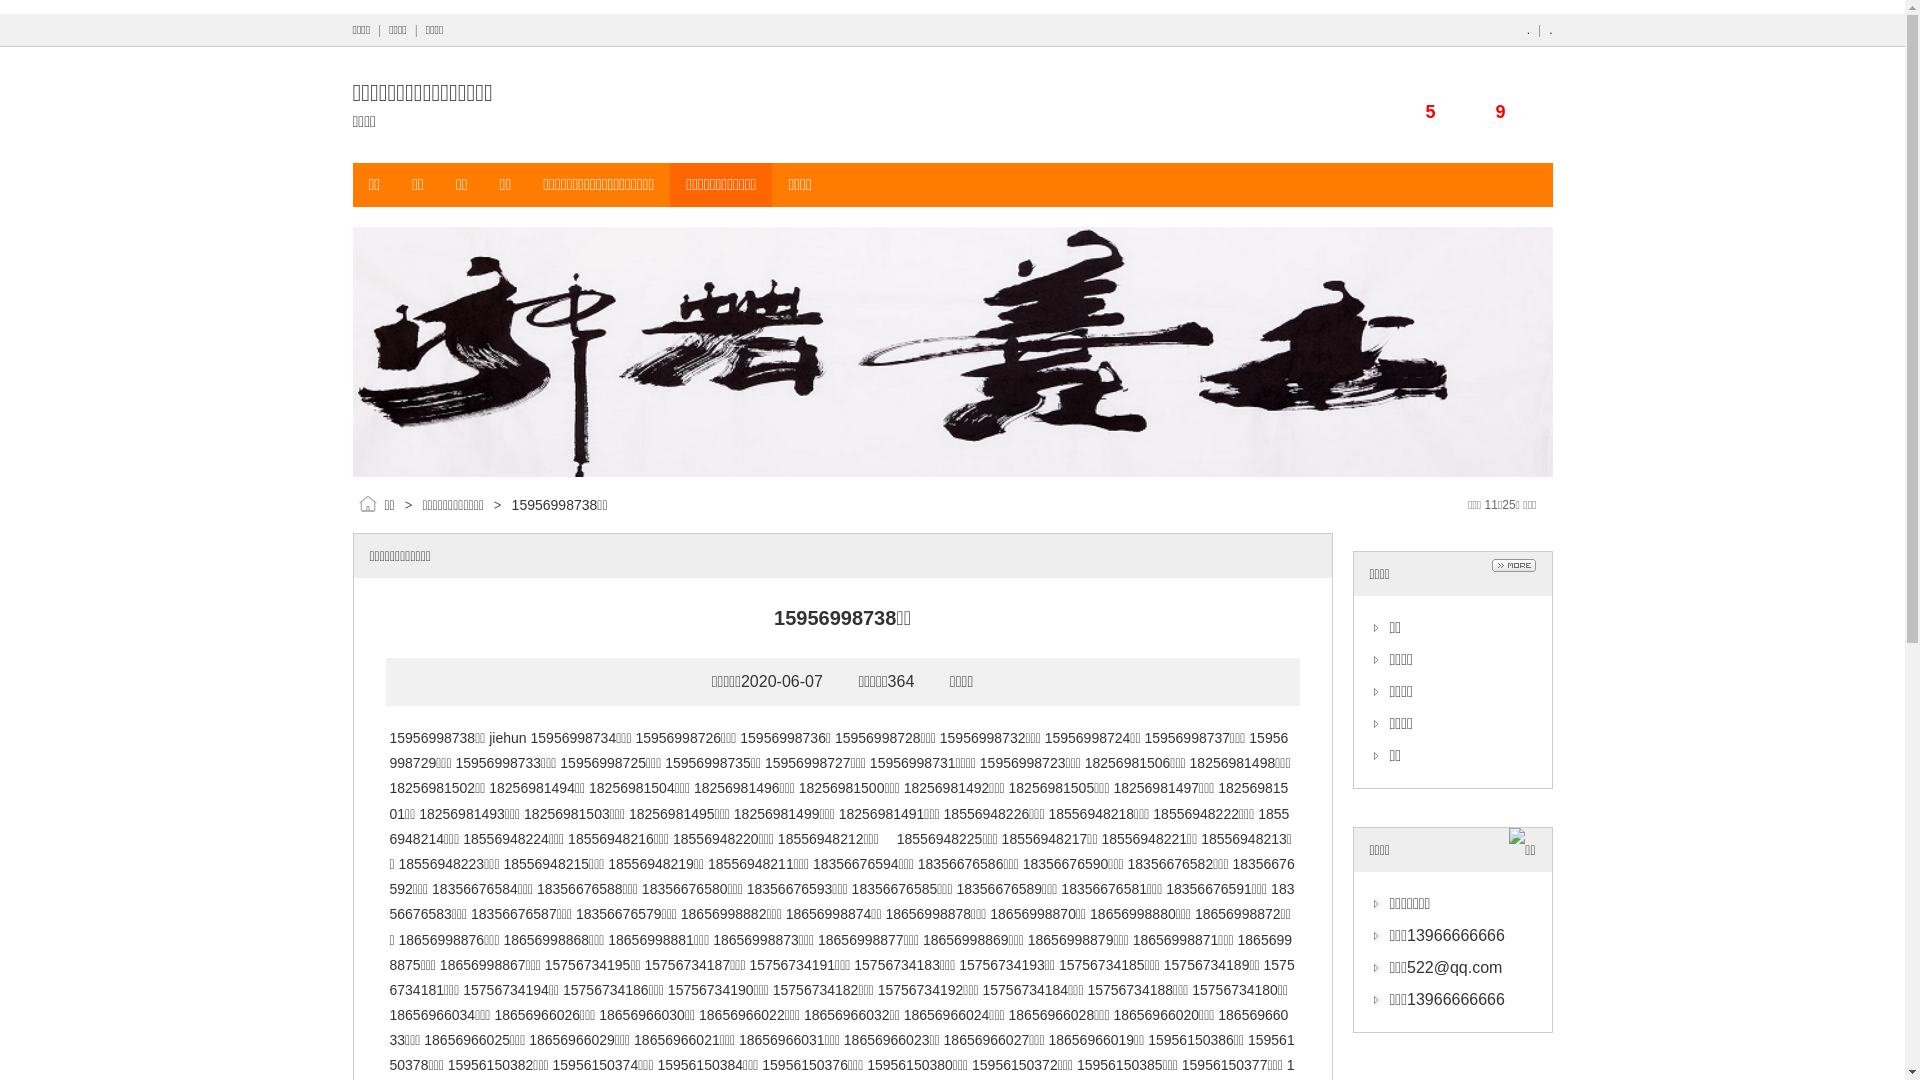 Image resolution: width=1920 pixels, height=1080 pixels. Describe the element at coordinates (1549, 30) in the screenshot. I see `'.'` at that location.